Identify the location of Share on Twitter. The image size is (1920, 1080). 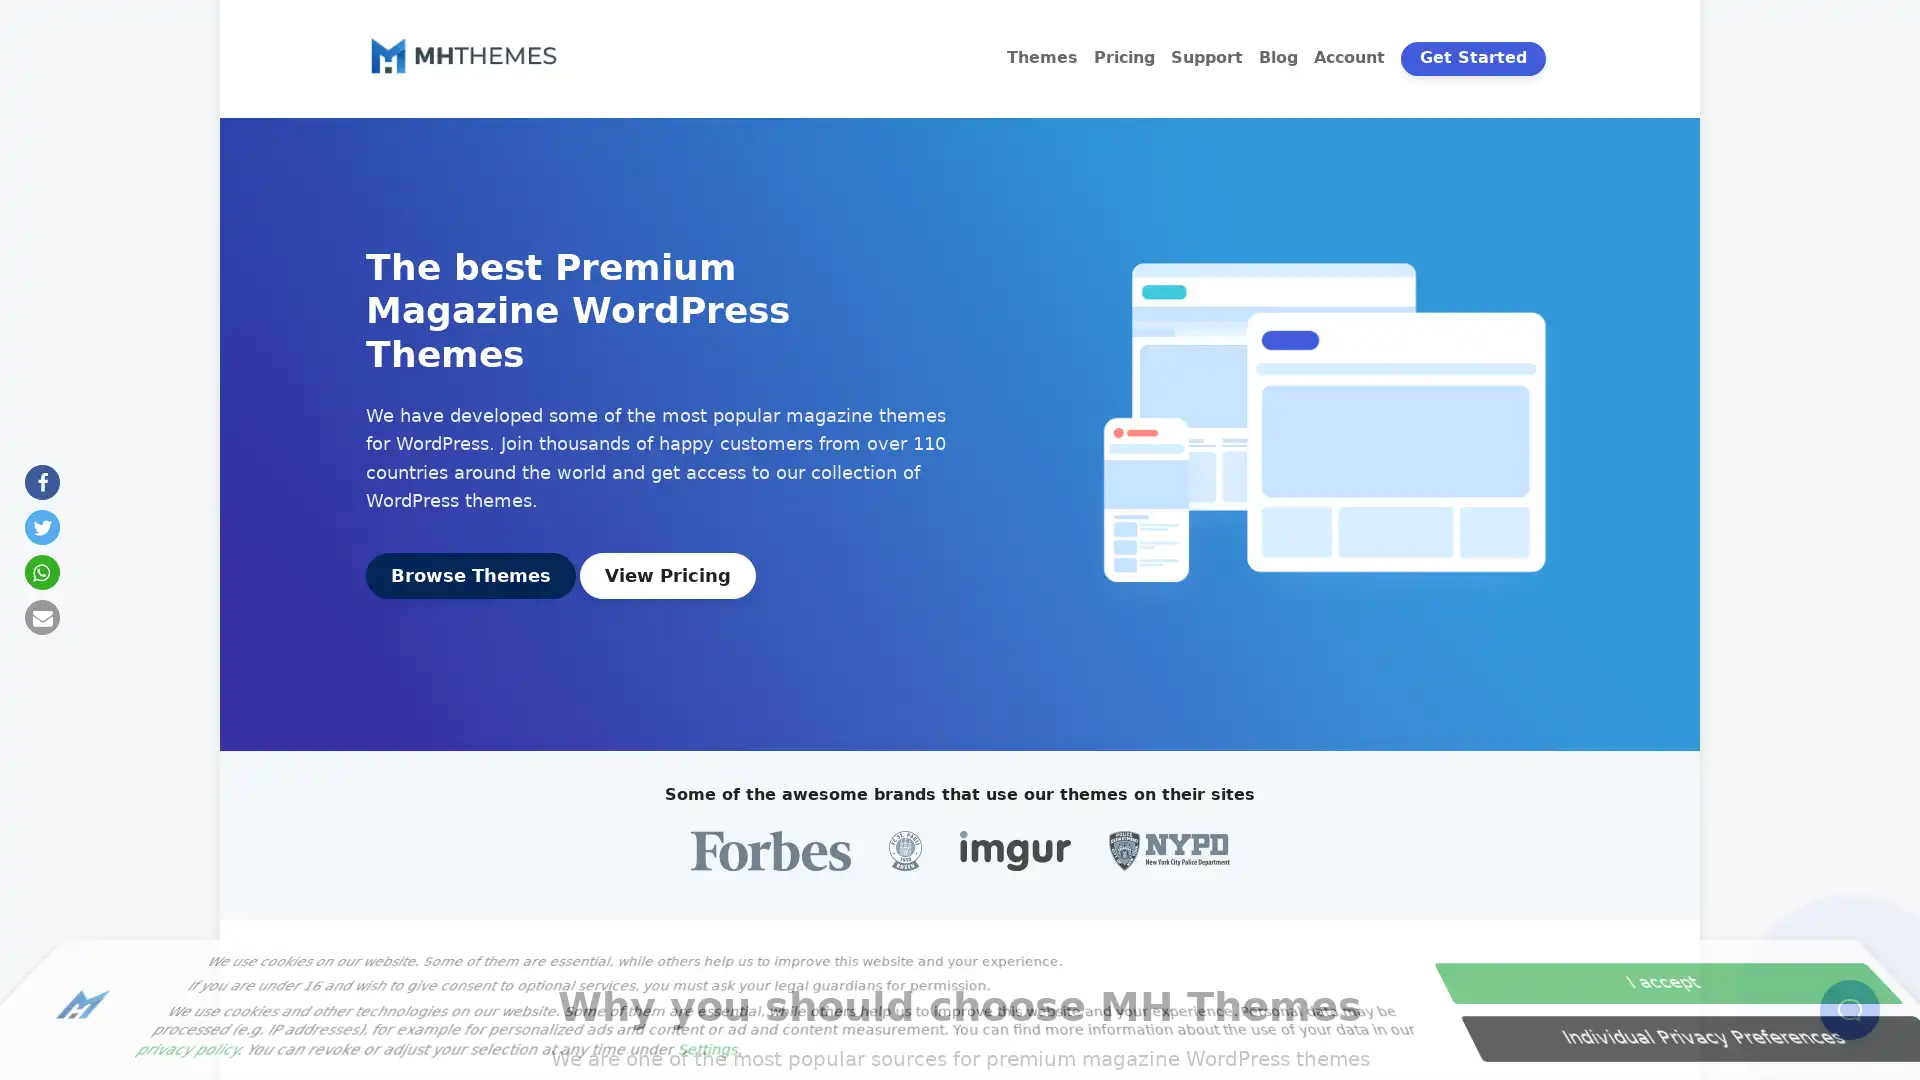
(42, 526).